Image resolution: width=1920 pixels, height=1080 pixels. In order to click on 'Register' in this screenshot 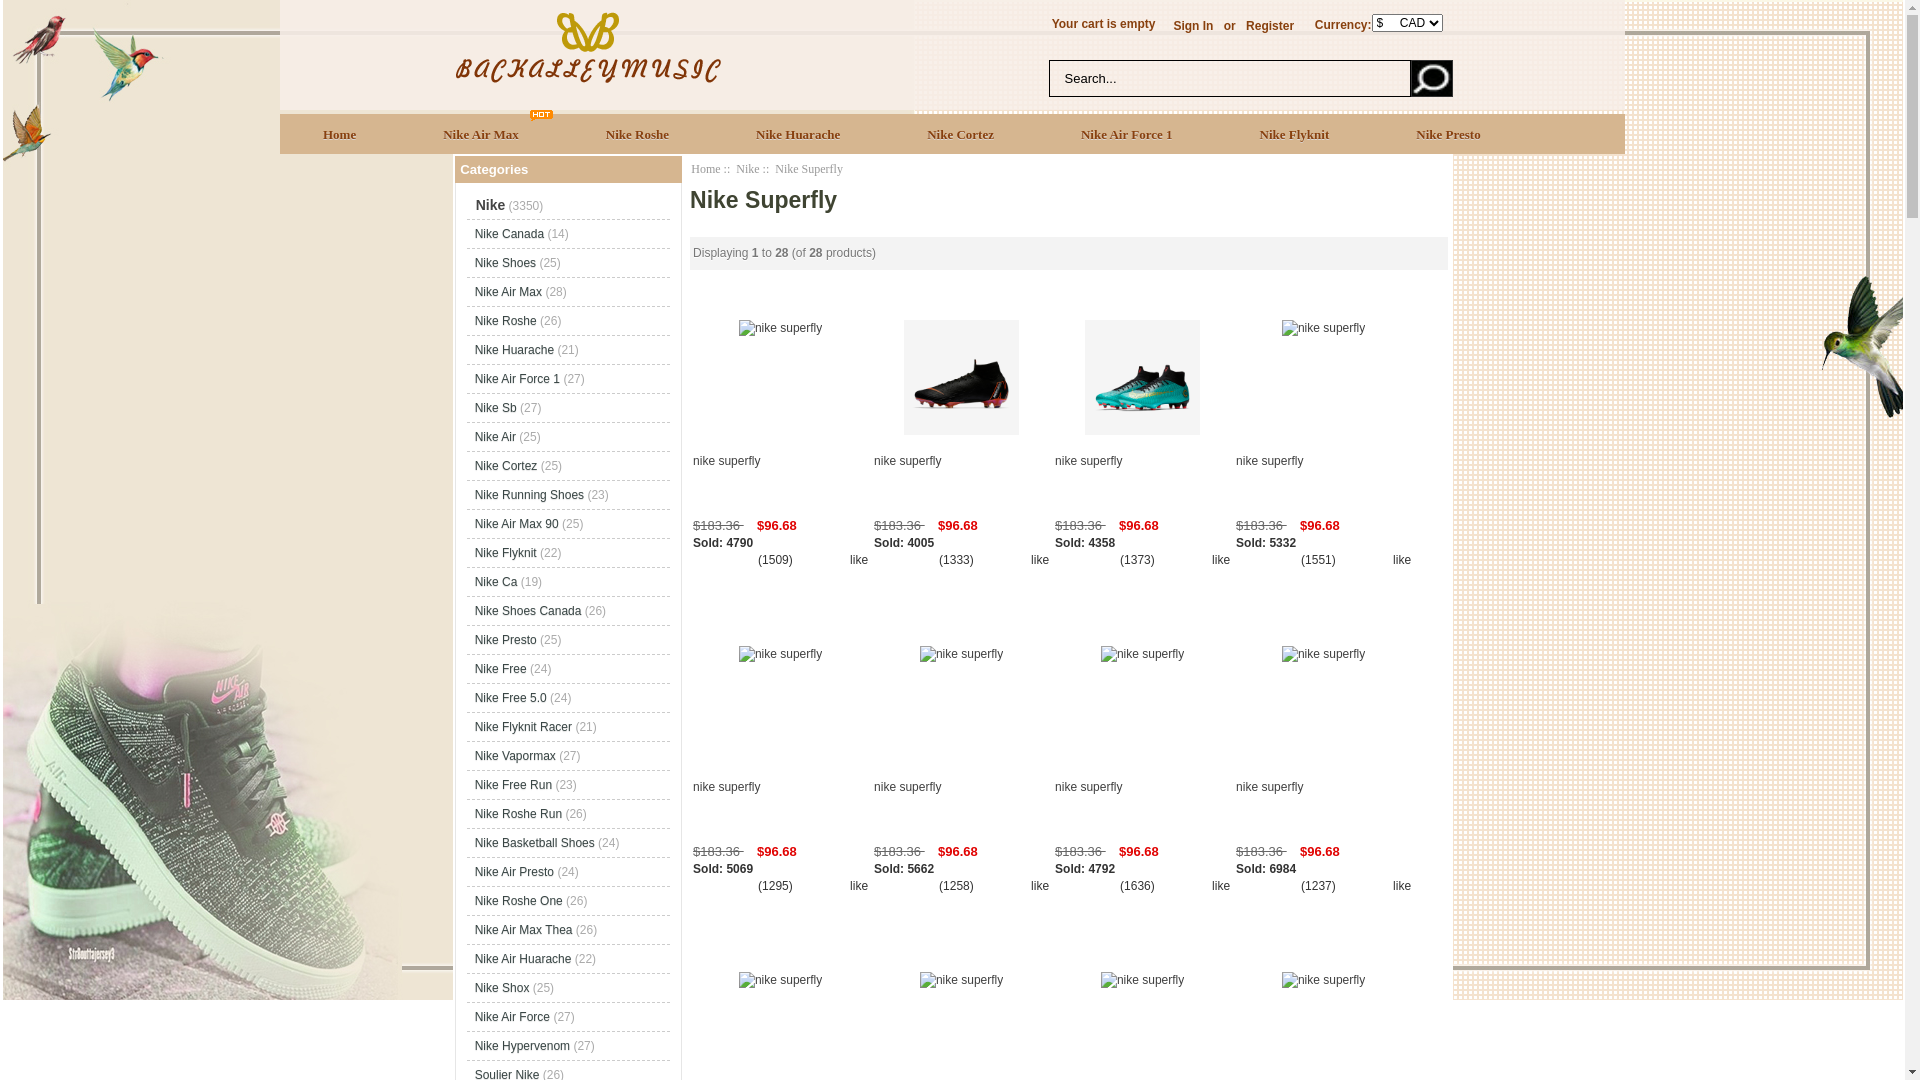, I will do `click(1269, 26)`.